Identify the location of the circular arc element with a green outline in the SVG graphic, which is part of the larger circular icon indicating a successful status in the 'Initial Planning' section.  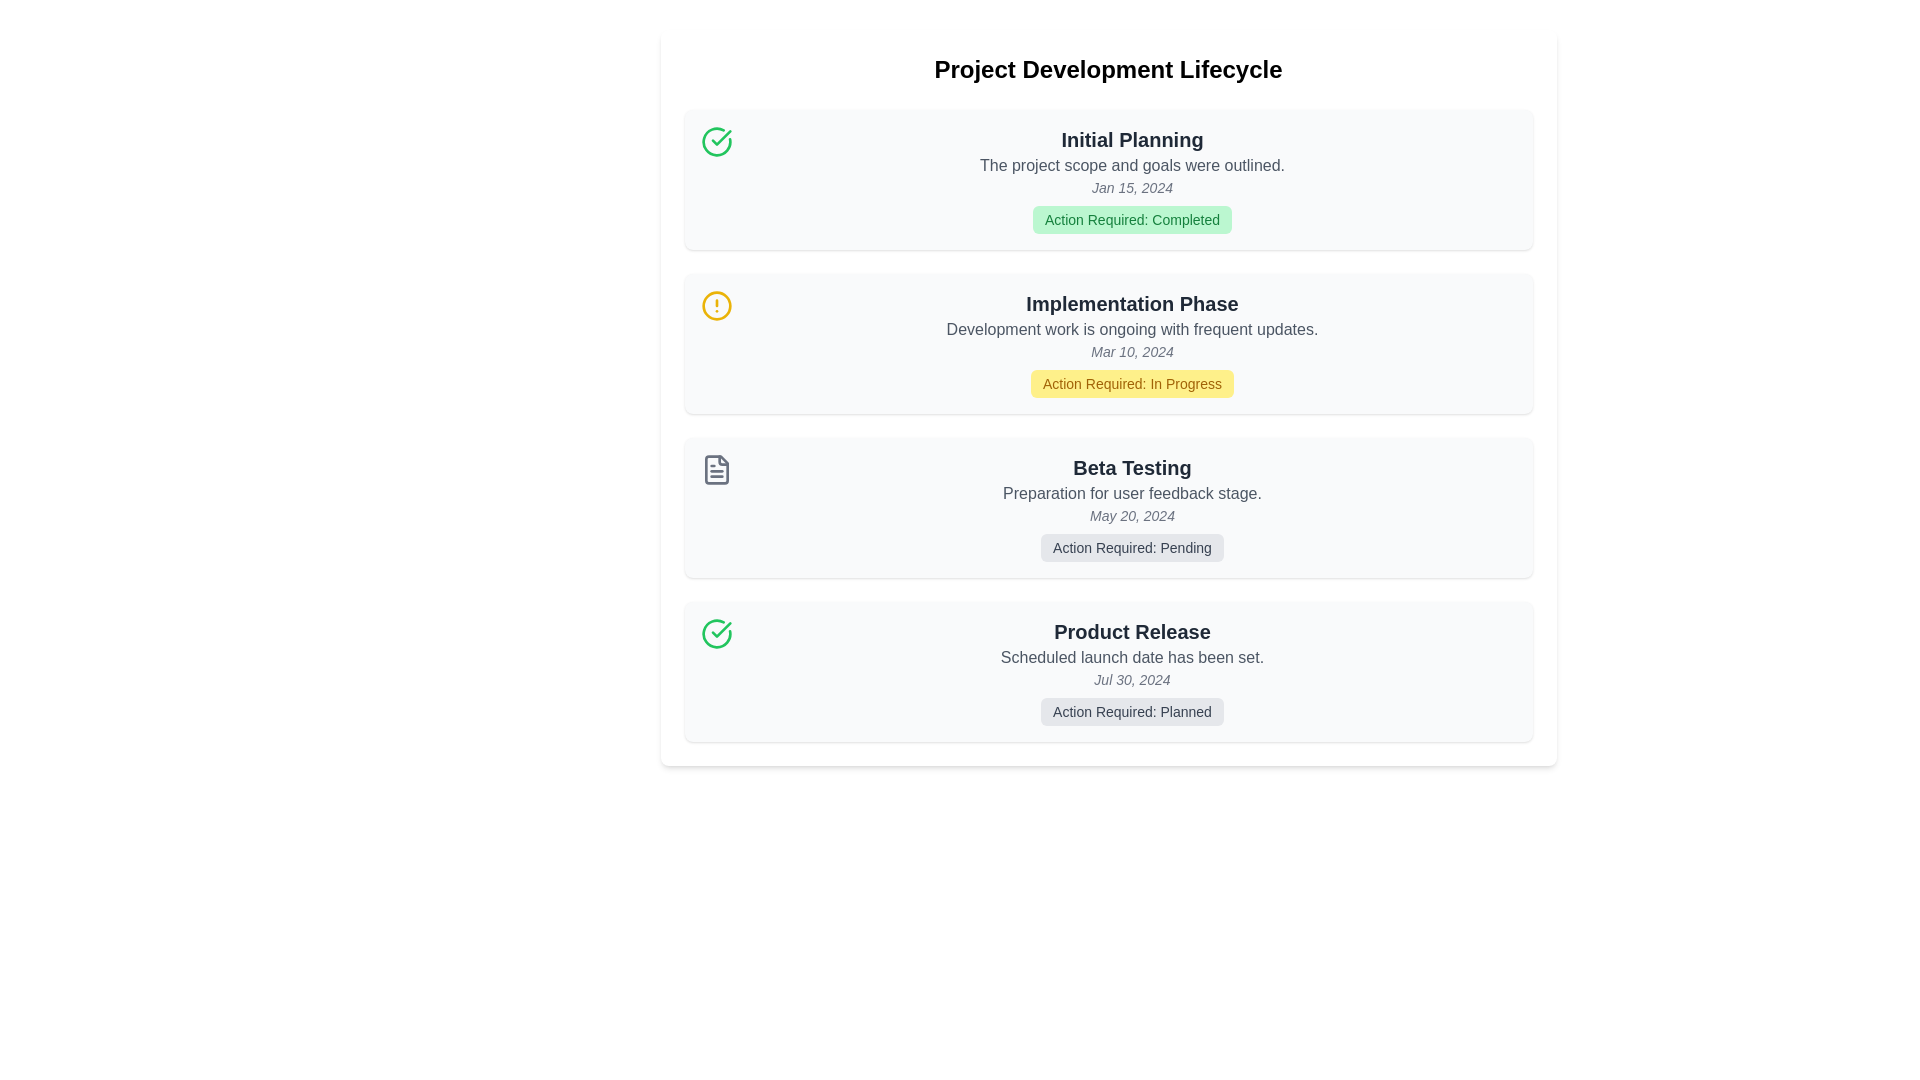
(716, 141).